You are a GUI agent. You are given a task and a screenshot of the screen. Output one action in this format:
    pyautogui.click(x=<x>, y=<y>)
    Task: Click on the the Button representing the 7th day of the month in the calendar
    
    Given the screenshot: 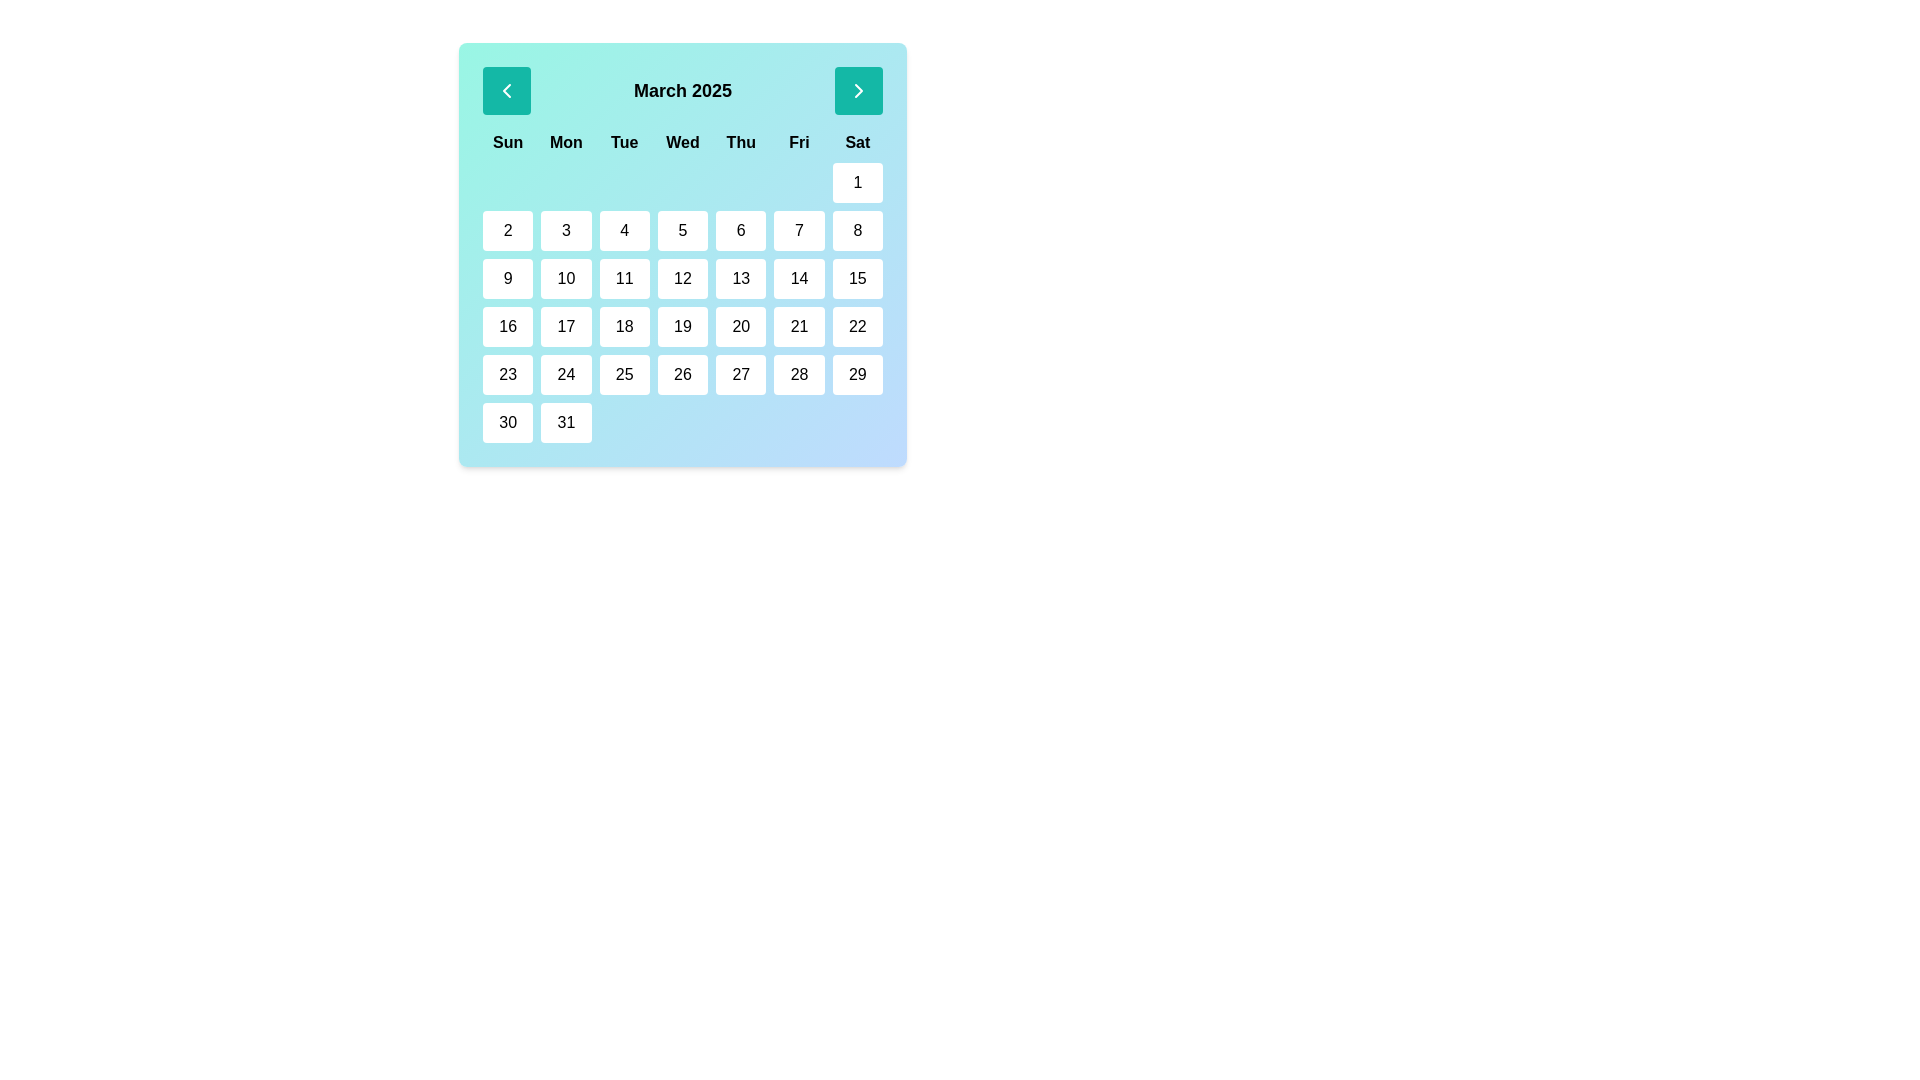 What is the action you would take?
    pyautogui.click(x=798, y=230)
    